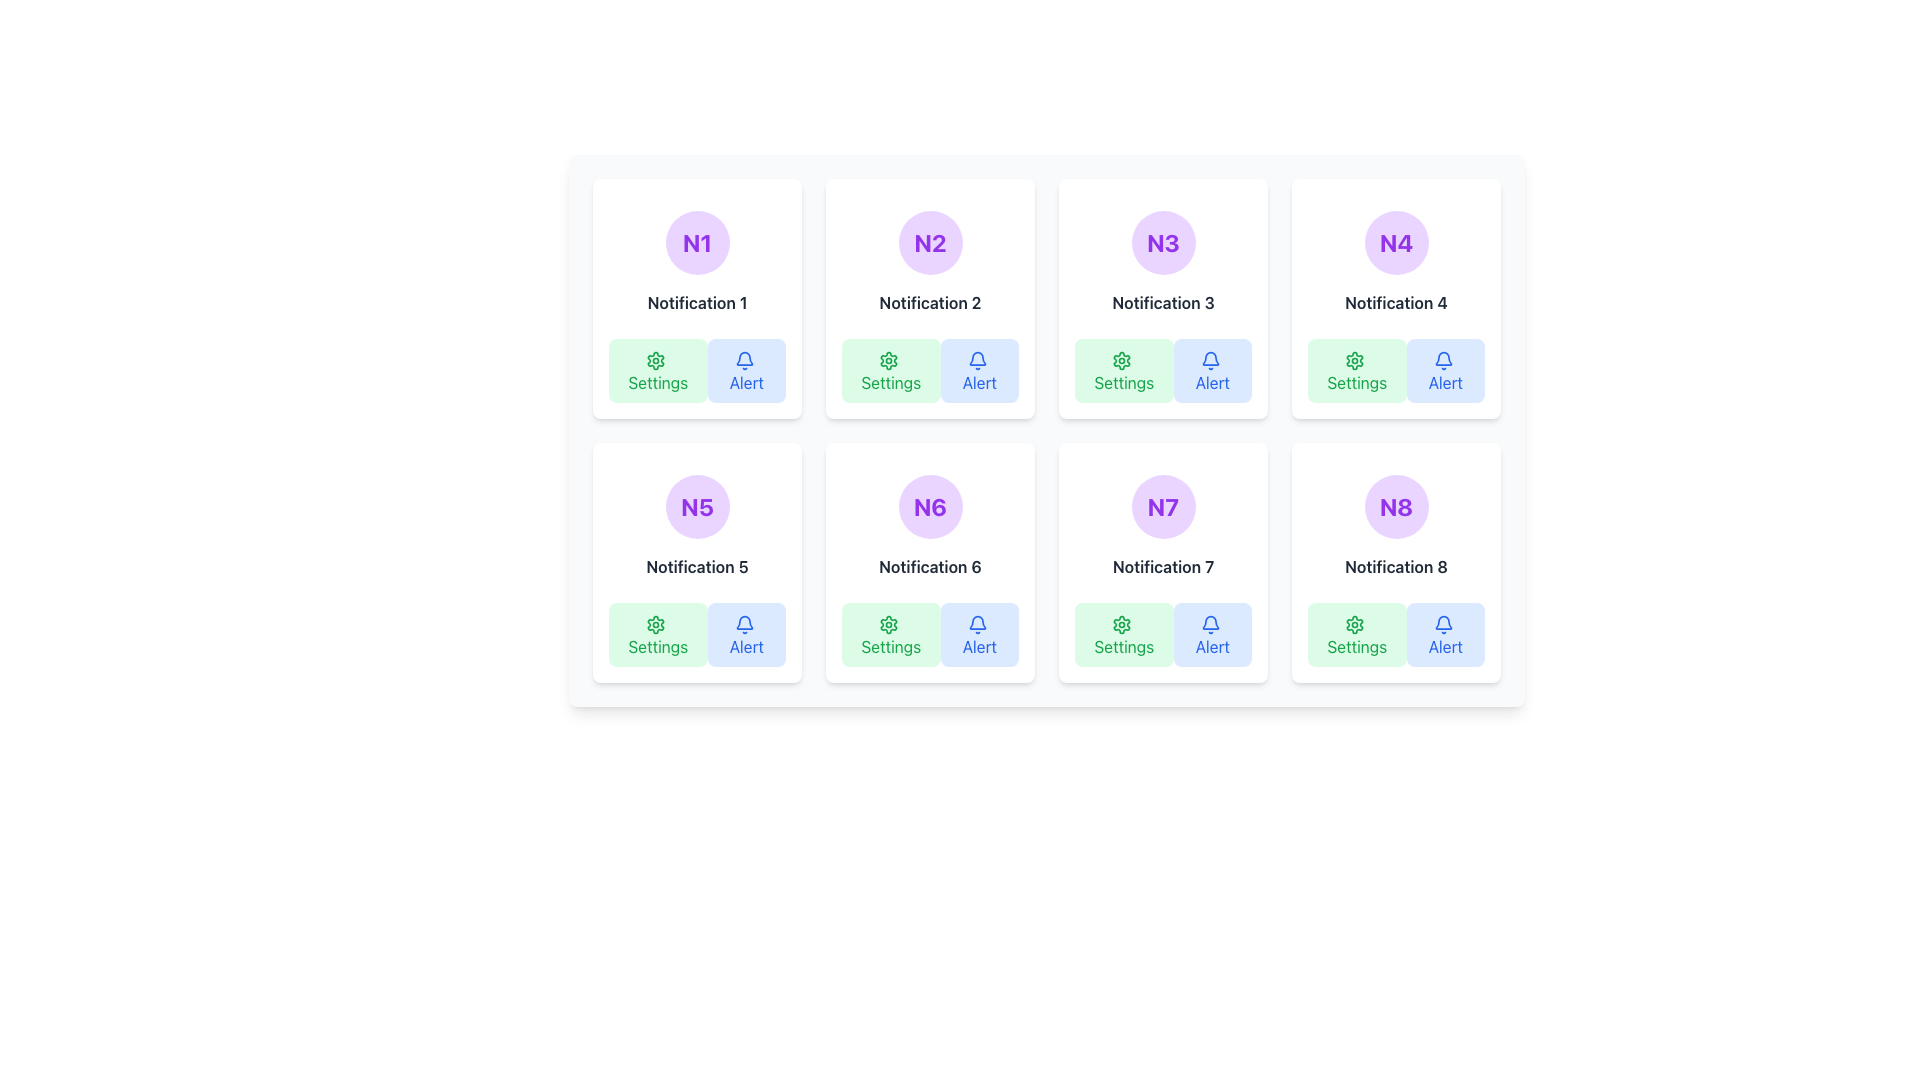 The width and height of the screenshot is (1920, 1080). Describe the element at coordinates (1209, 623) in the screenshot. I see `the blue bell icon located within the 'Alert' button in the bottom-right section of the 'Notification 7' card` at that location.